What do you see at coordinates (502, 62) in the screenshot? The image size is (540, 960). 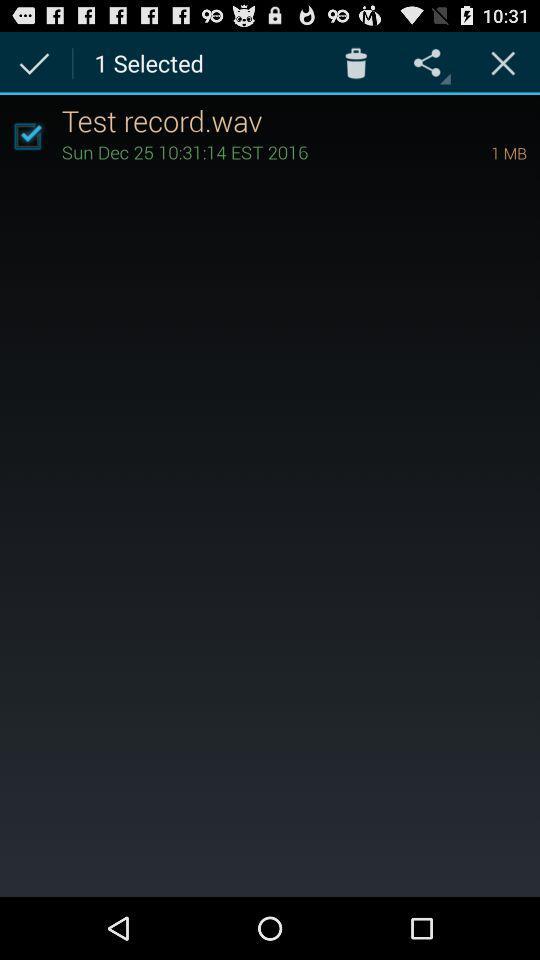 I see `query` at bounding box center [502, 62].